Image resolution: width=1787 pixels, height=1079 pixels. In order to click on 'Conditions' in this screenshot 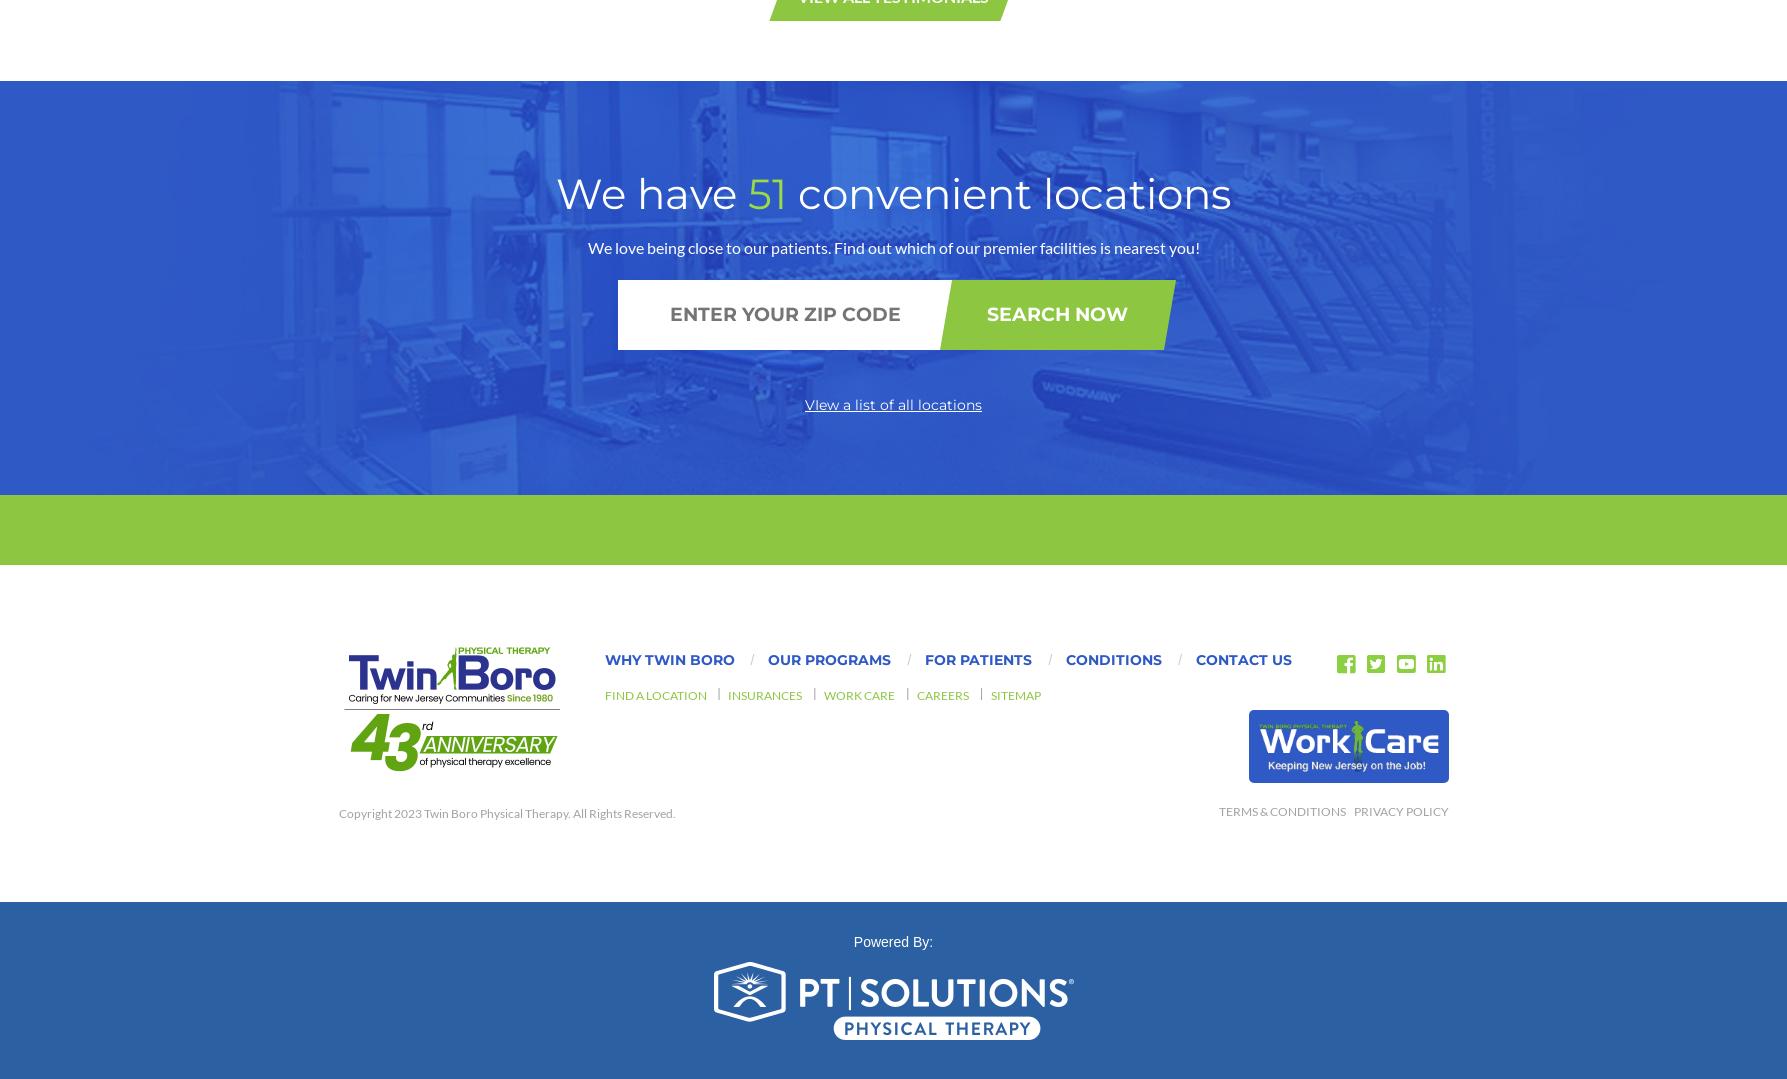, I will do `click(1064, 179)`.